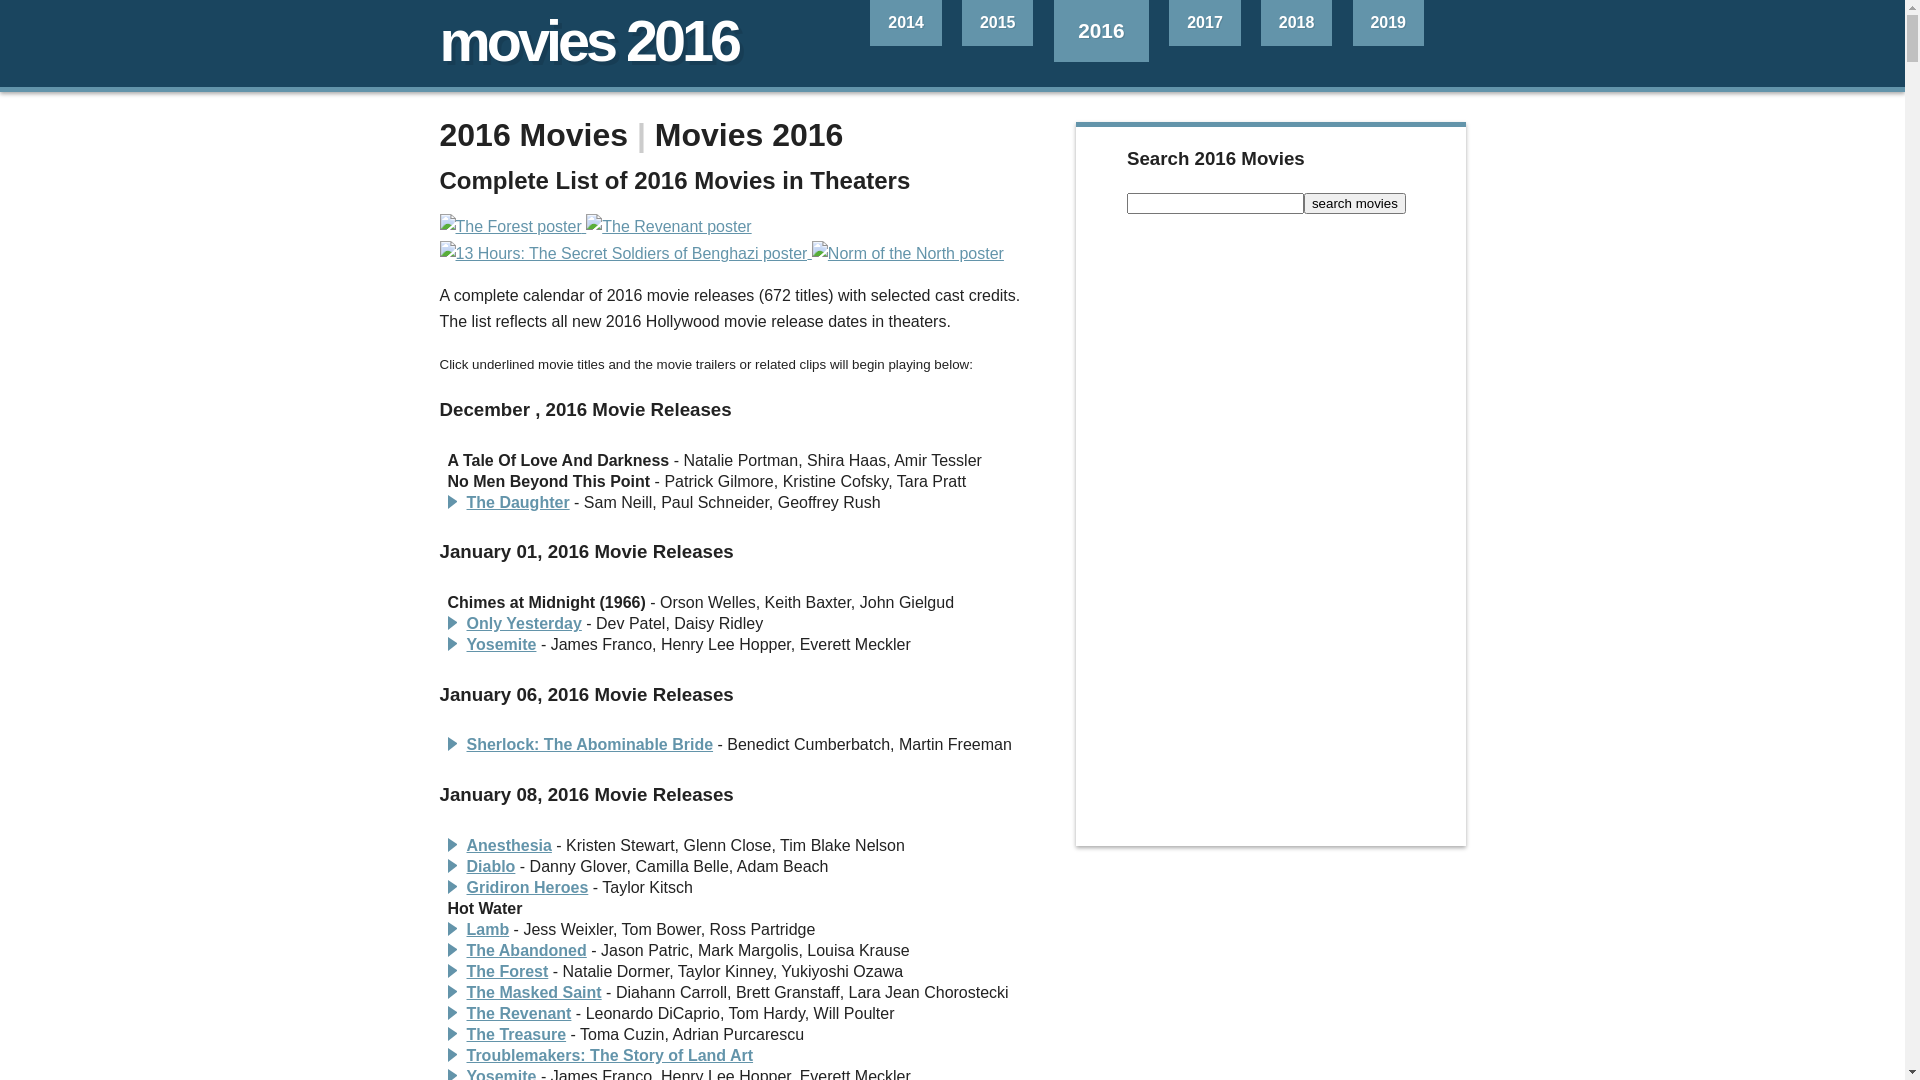 Image resolution: width=1920 pixels, height=1080 pixels. I want to click on 'The Abandoned', so click(526, 949).